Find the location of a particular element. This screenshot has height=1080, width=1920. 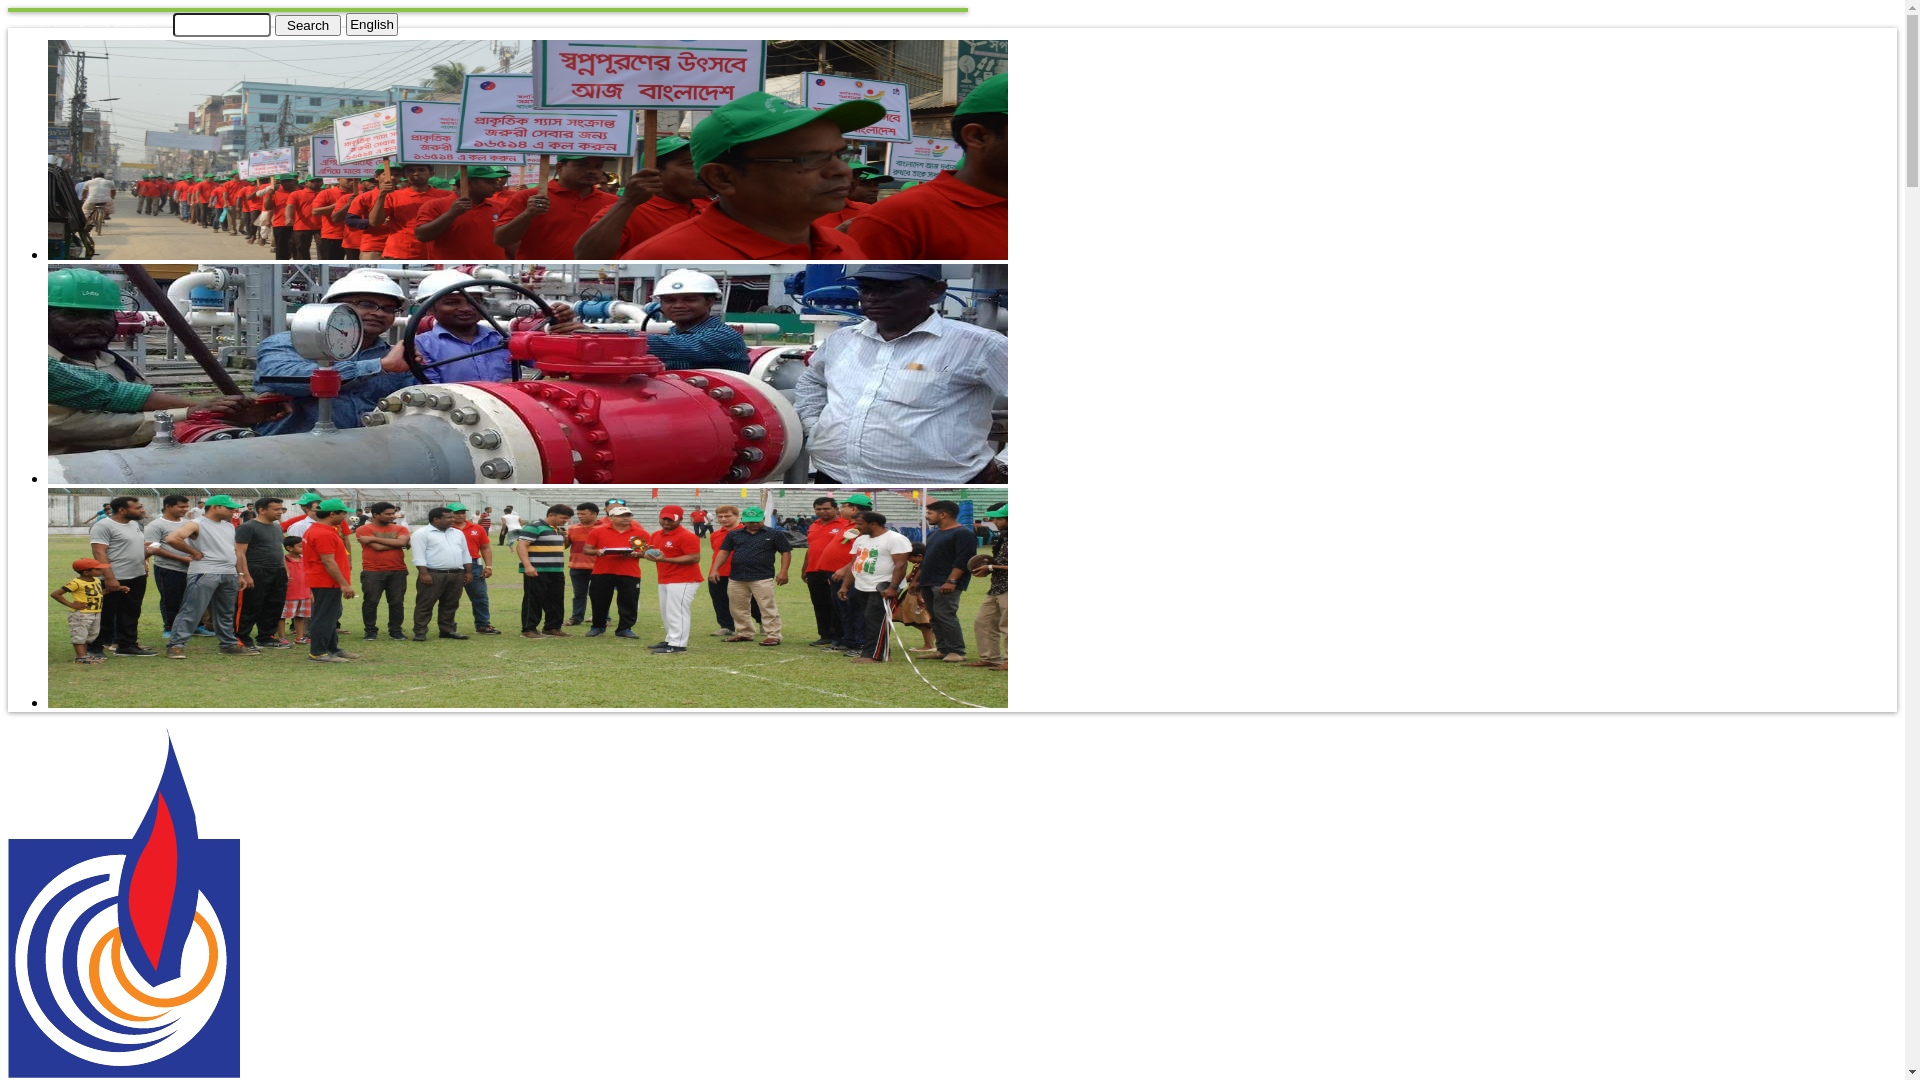

'Search' is located at coordinates (306, 24).